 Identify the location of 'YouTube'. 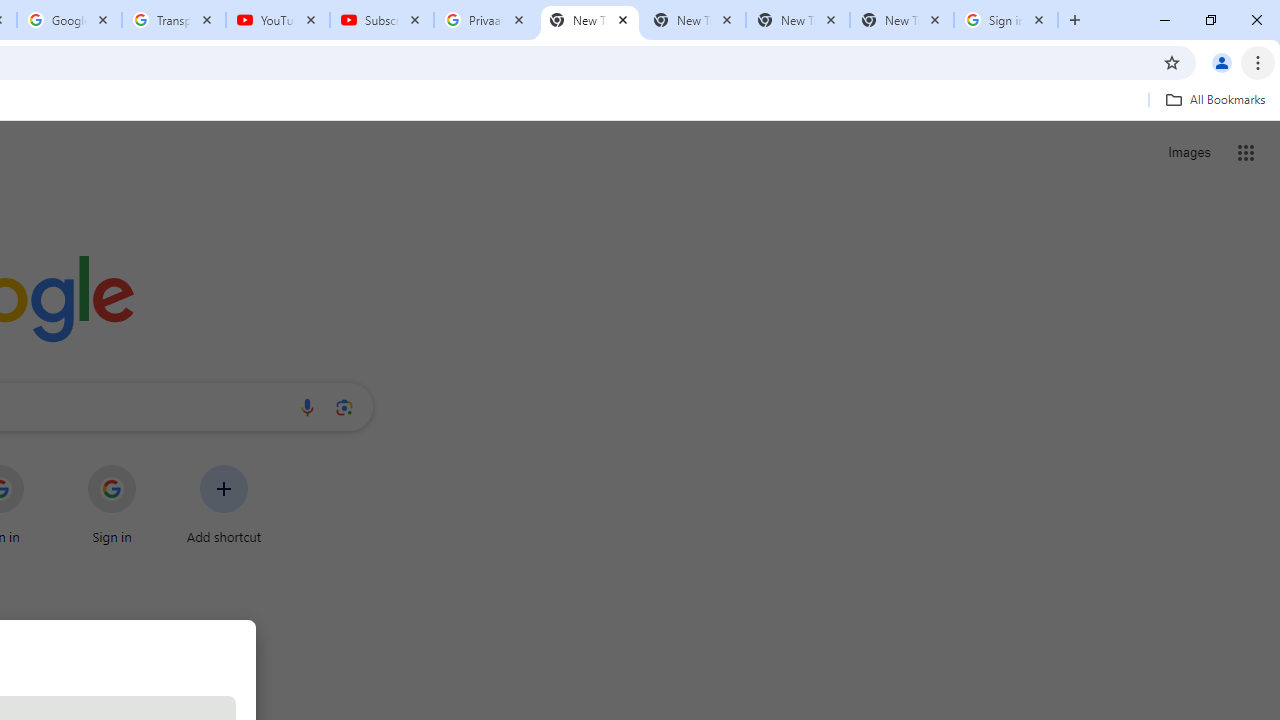
(277, 20).